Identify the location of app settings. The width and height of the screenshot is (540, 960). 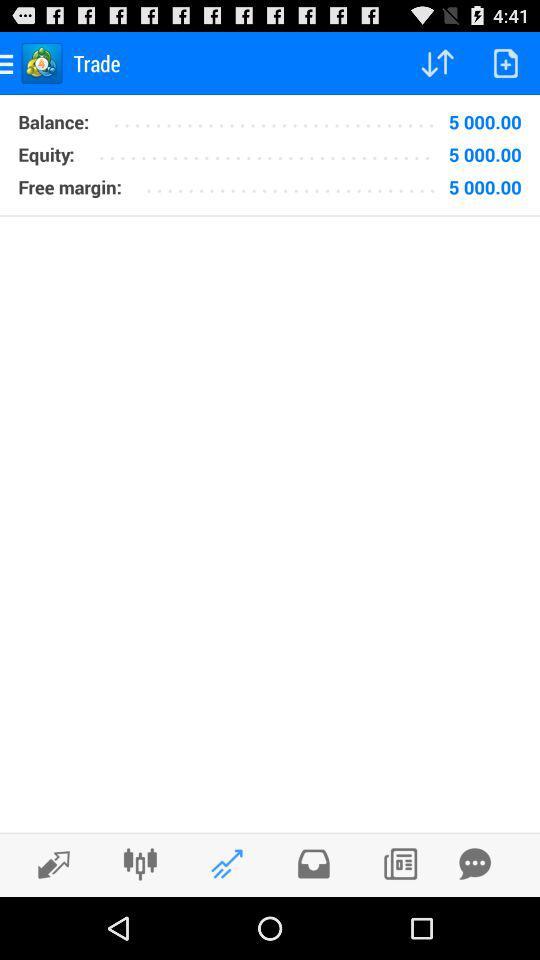
(139, 863).